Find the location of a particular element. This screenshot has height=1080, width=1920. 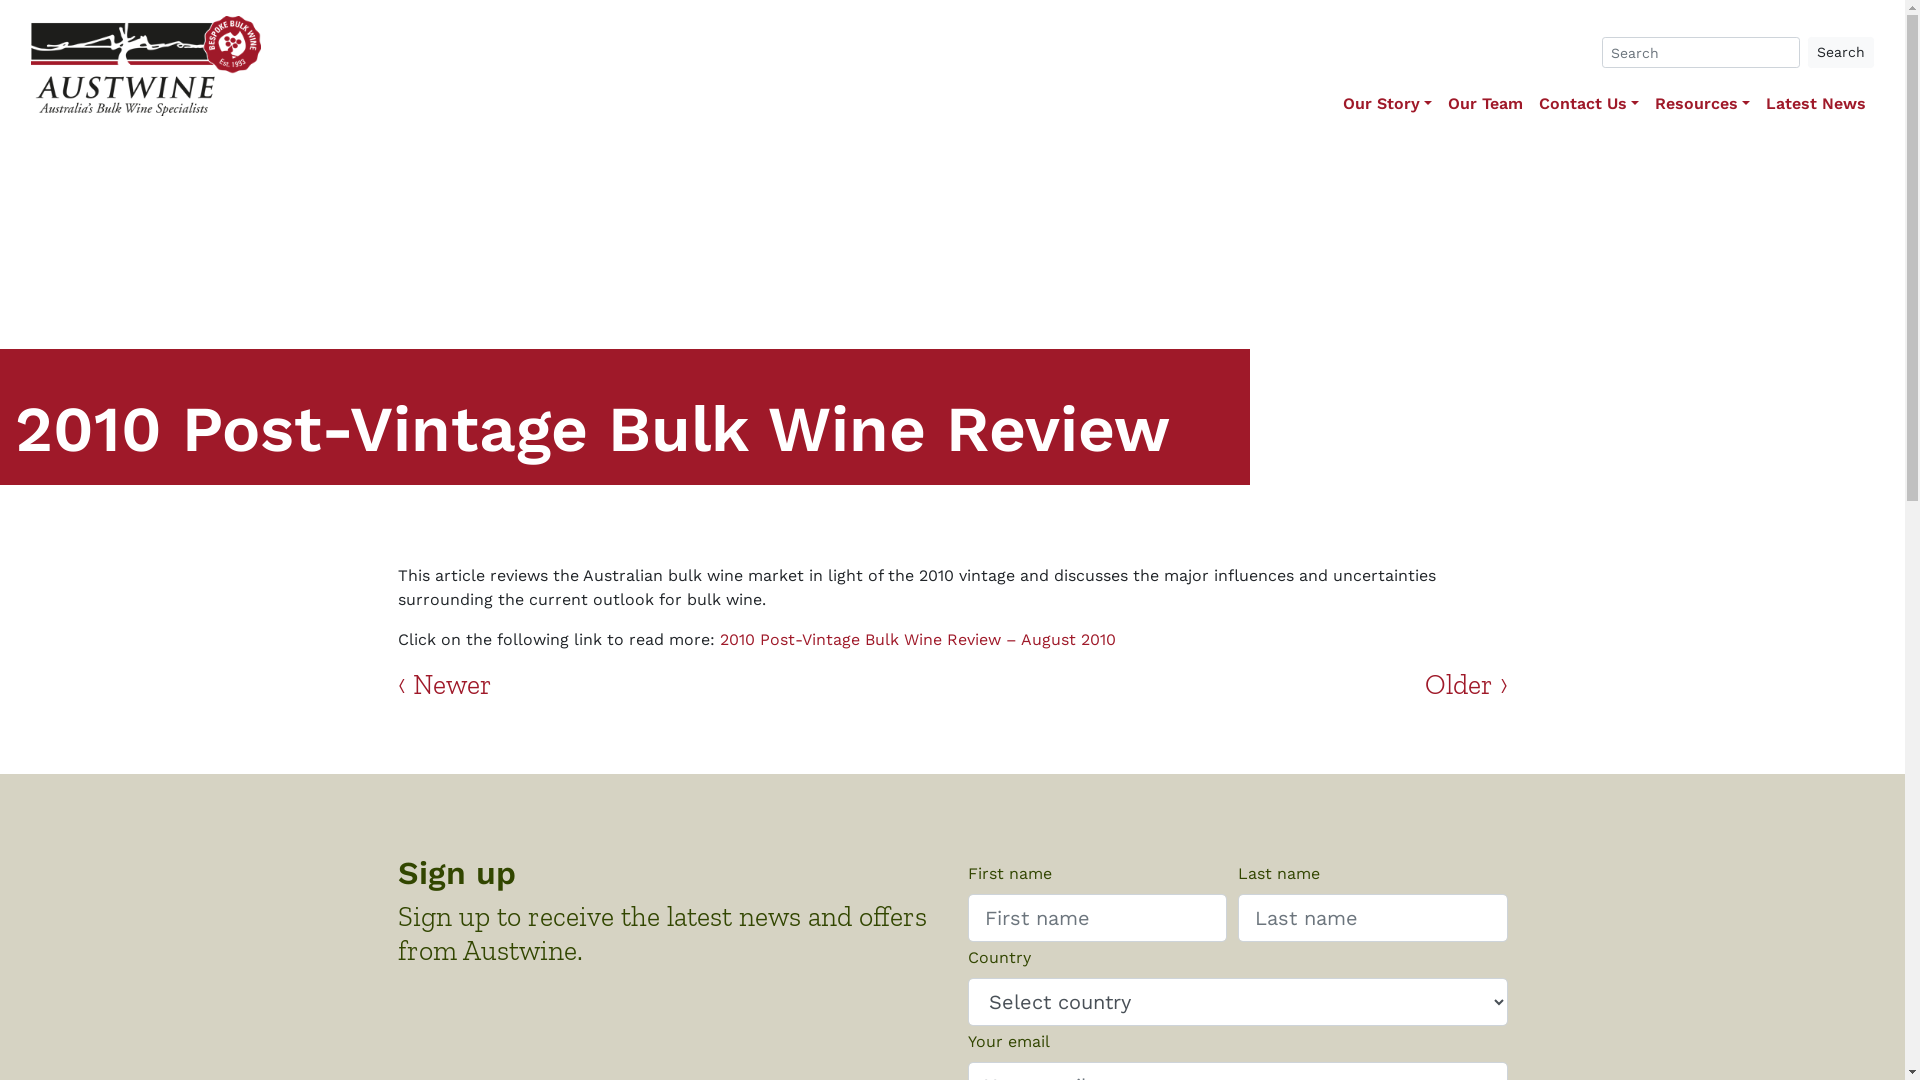

'Contact Us' is located at coordinates (1530, 104).